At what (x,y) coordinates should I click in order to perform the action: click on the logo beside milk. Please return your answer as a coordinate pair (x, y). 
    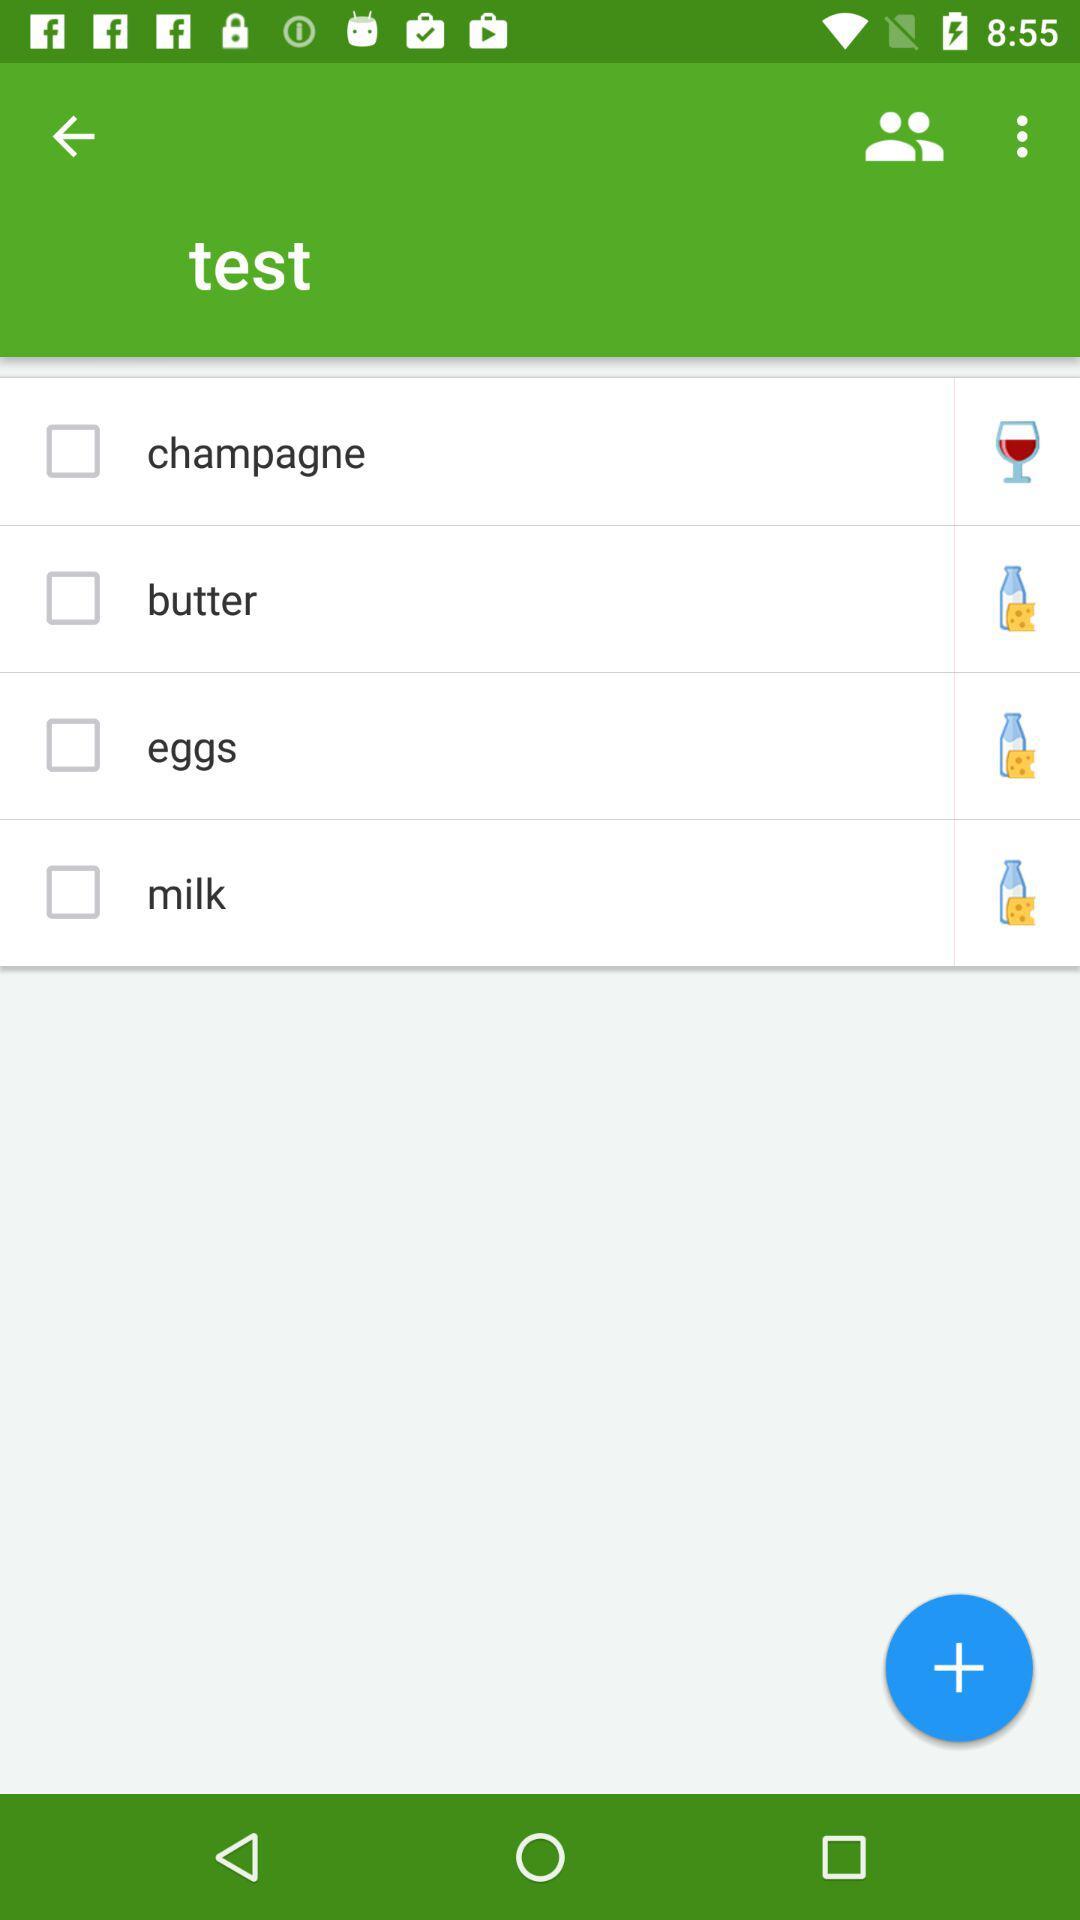
    Looking at the image, I should click on (1017, 891).